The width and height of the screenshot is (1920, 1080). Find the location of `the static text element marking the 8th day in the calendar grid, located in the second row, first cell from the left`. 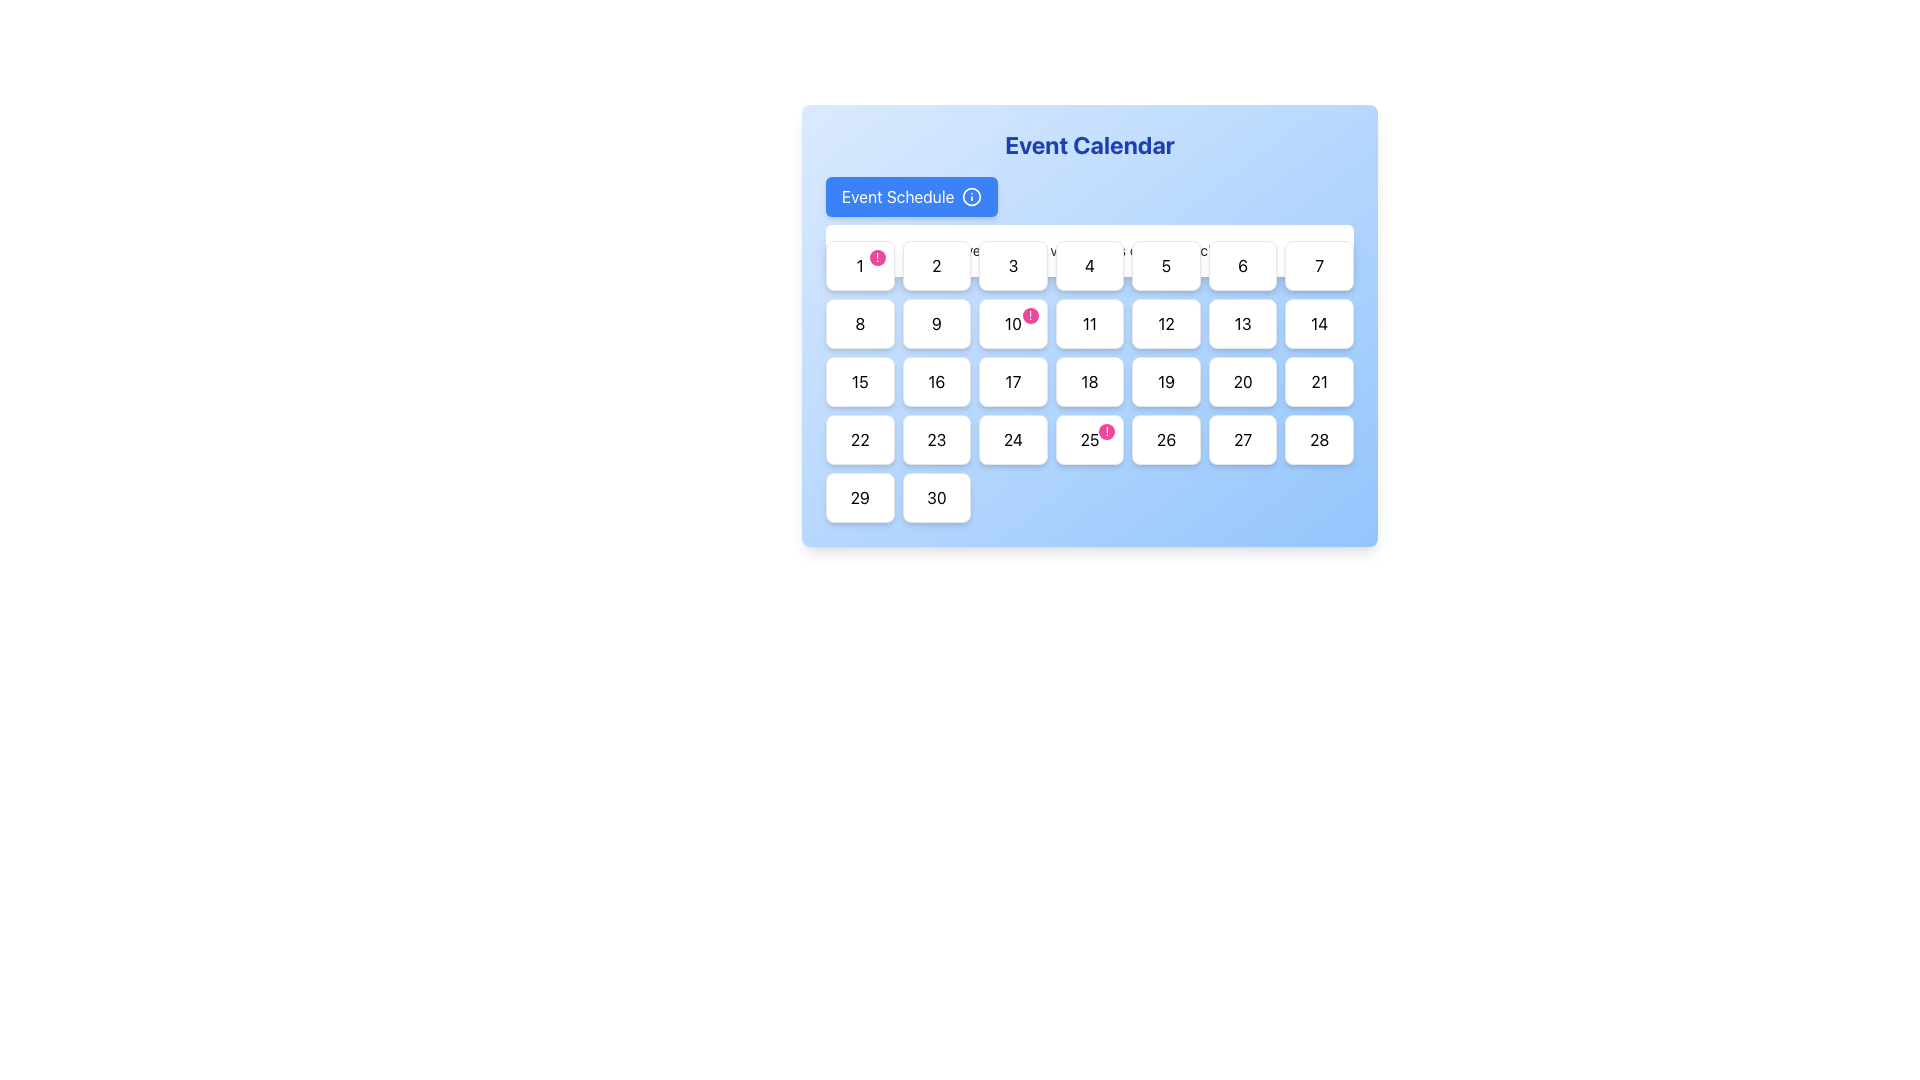

the static text element marking the 8th day in the calendar grid, located in the second row, first cell from the left is located at coordinates (860, 323).